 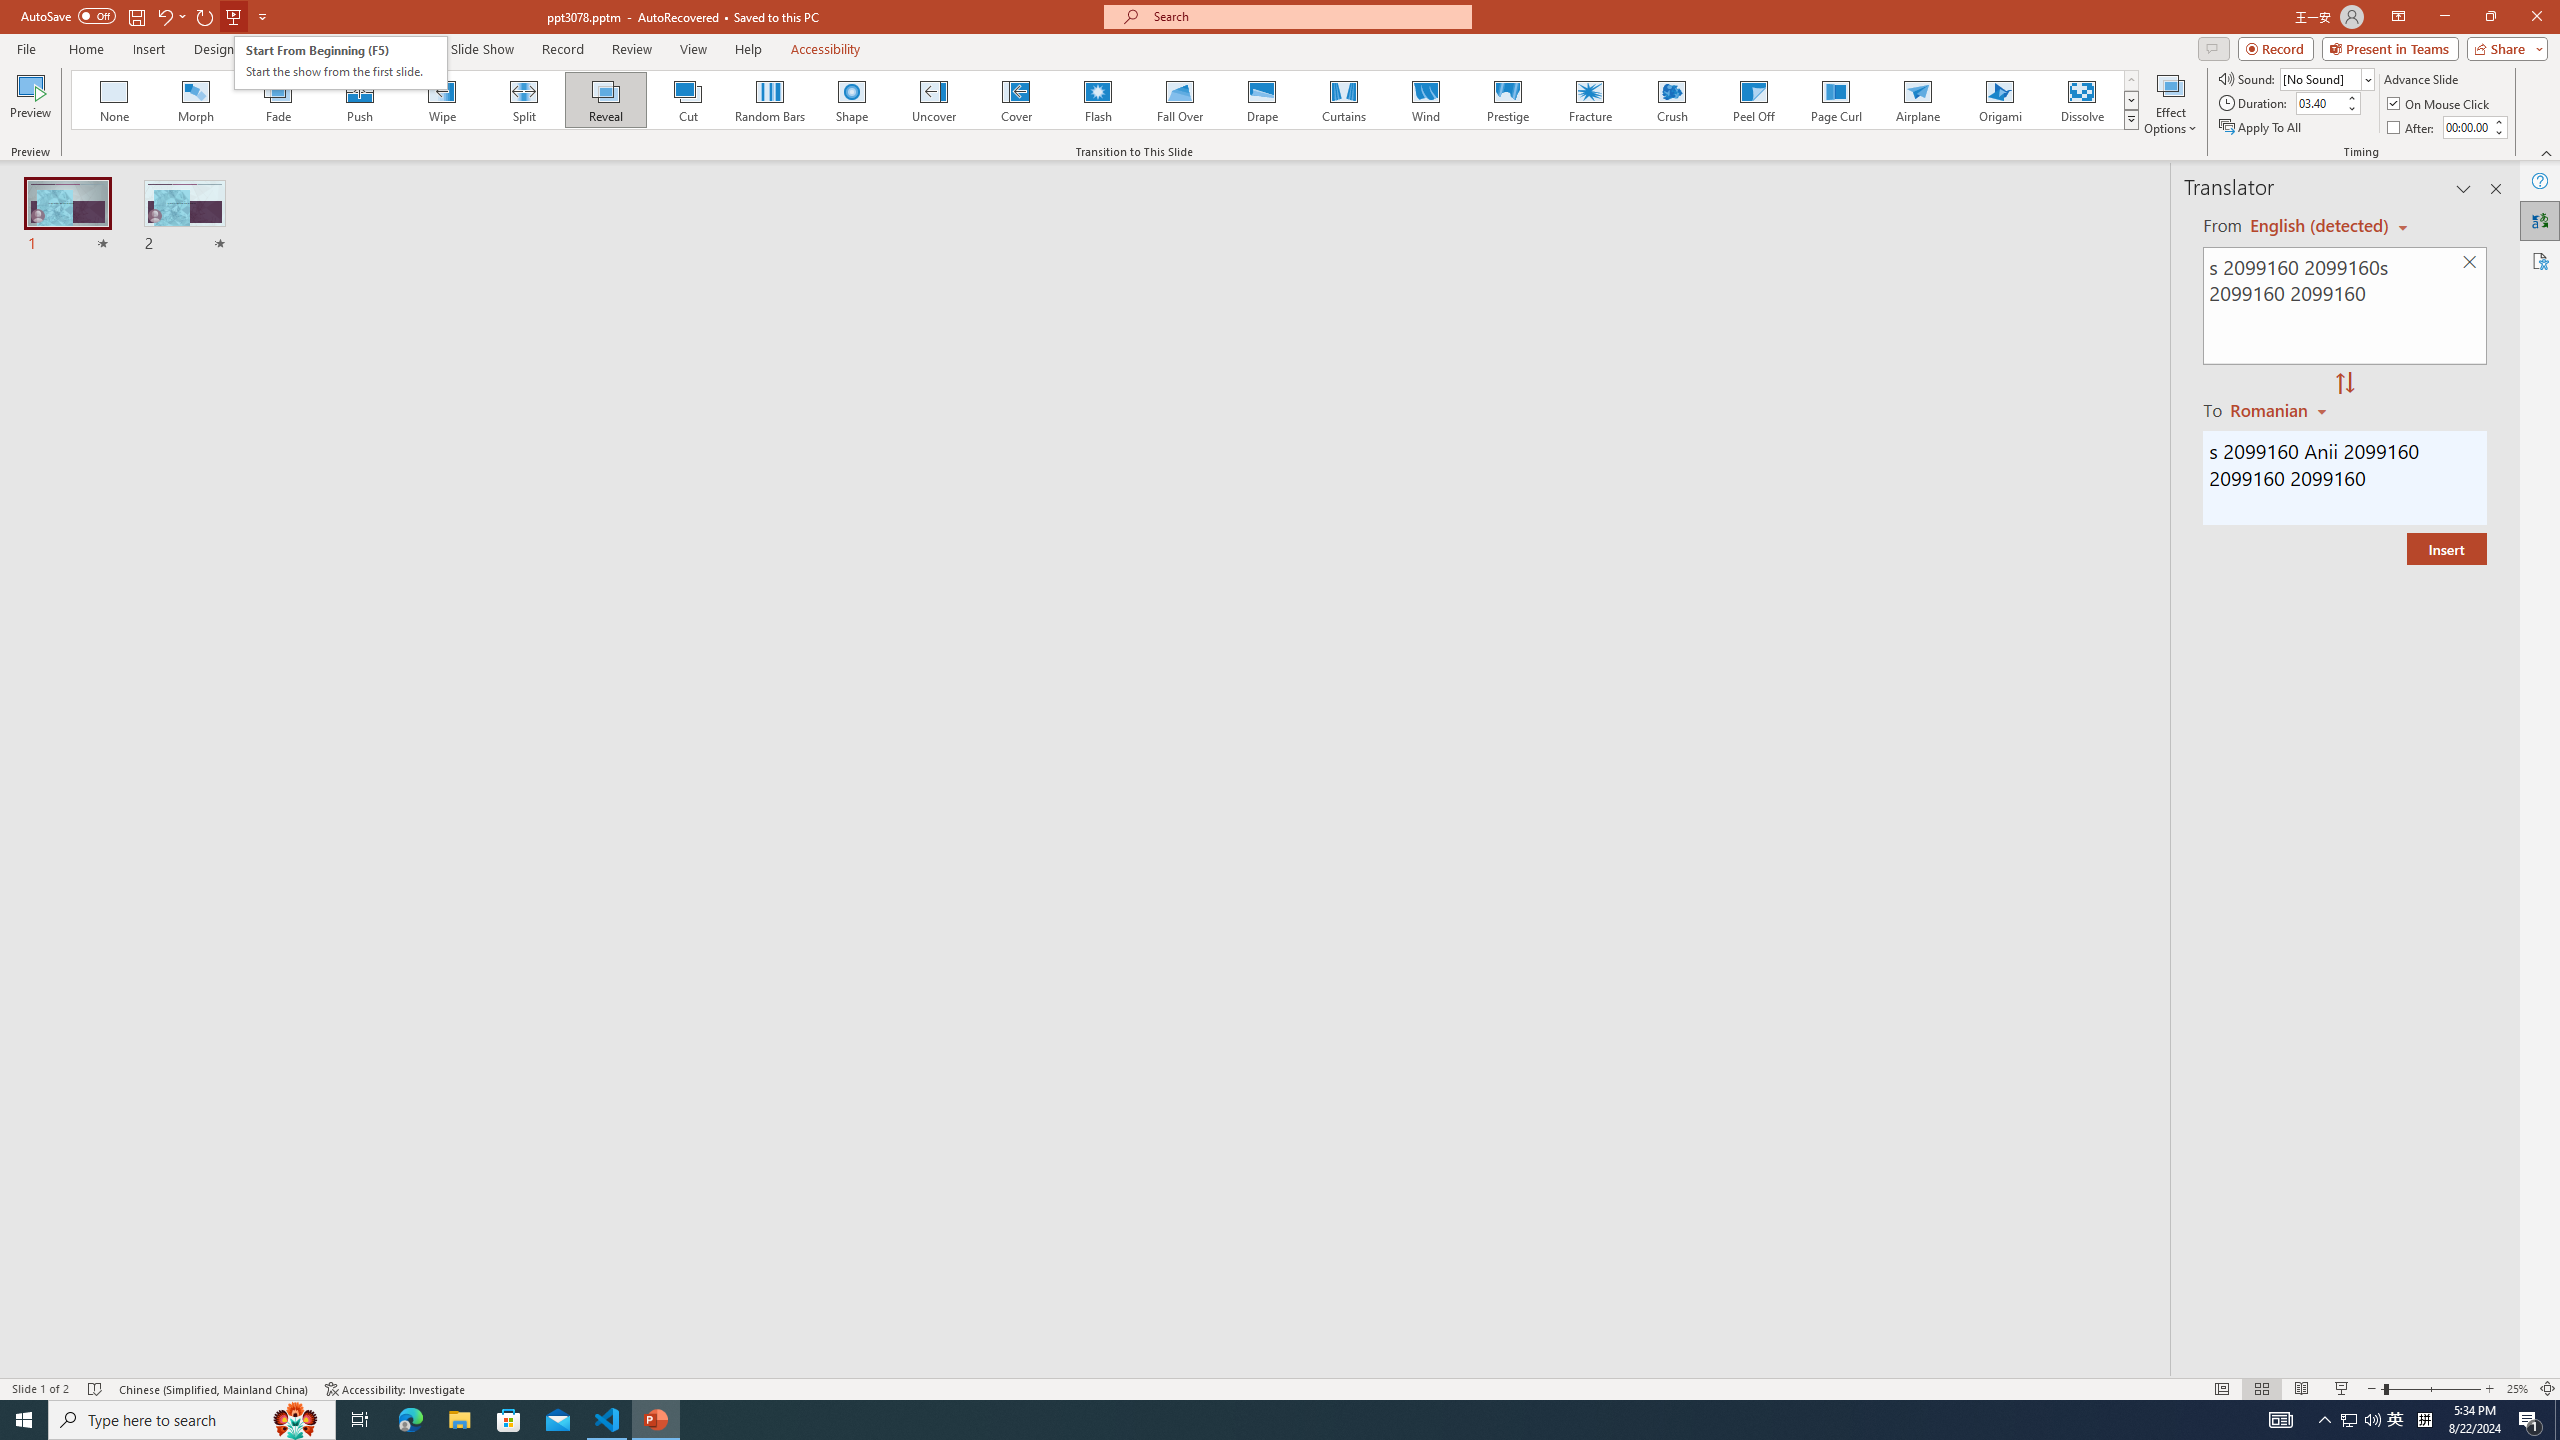 What do you see at coordinates (1507, 99) in the screenshot?
I see `'Prestige'` at bounding box center [1507, 99].